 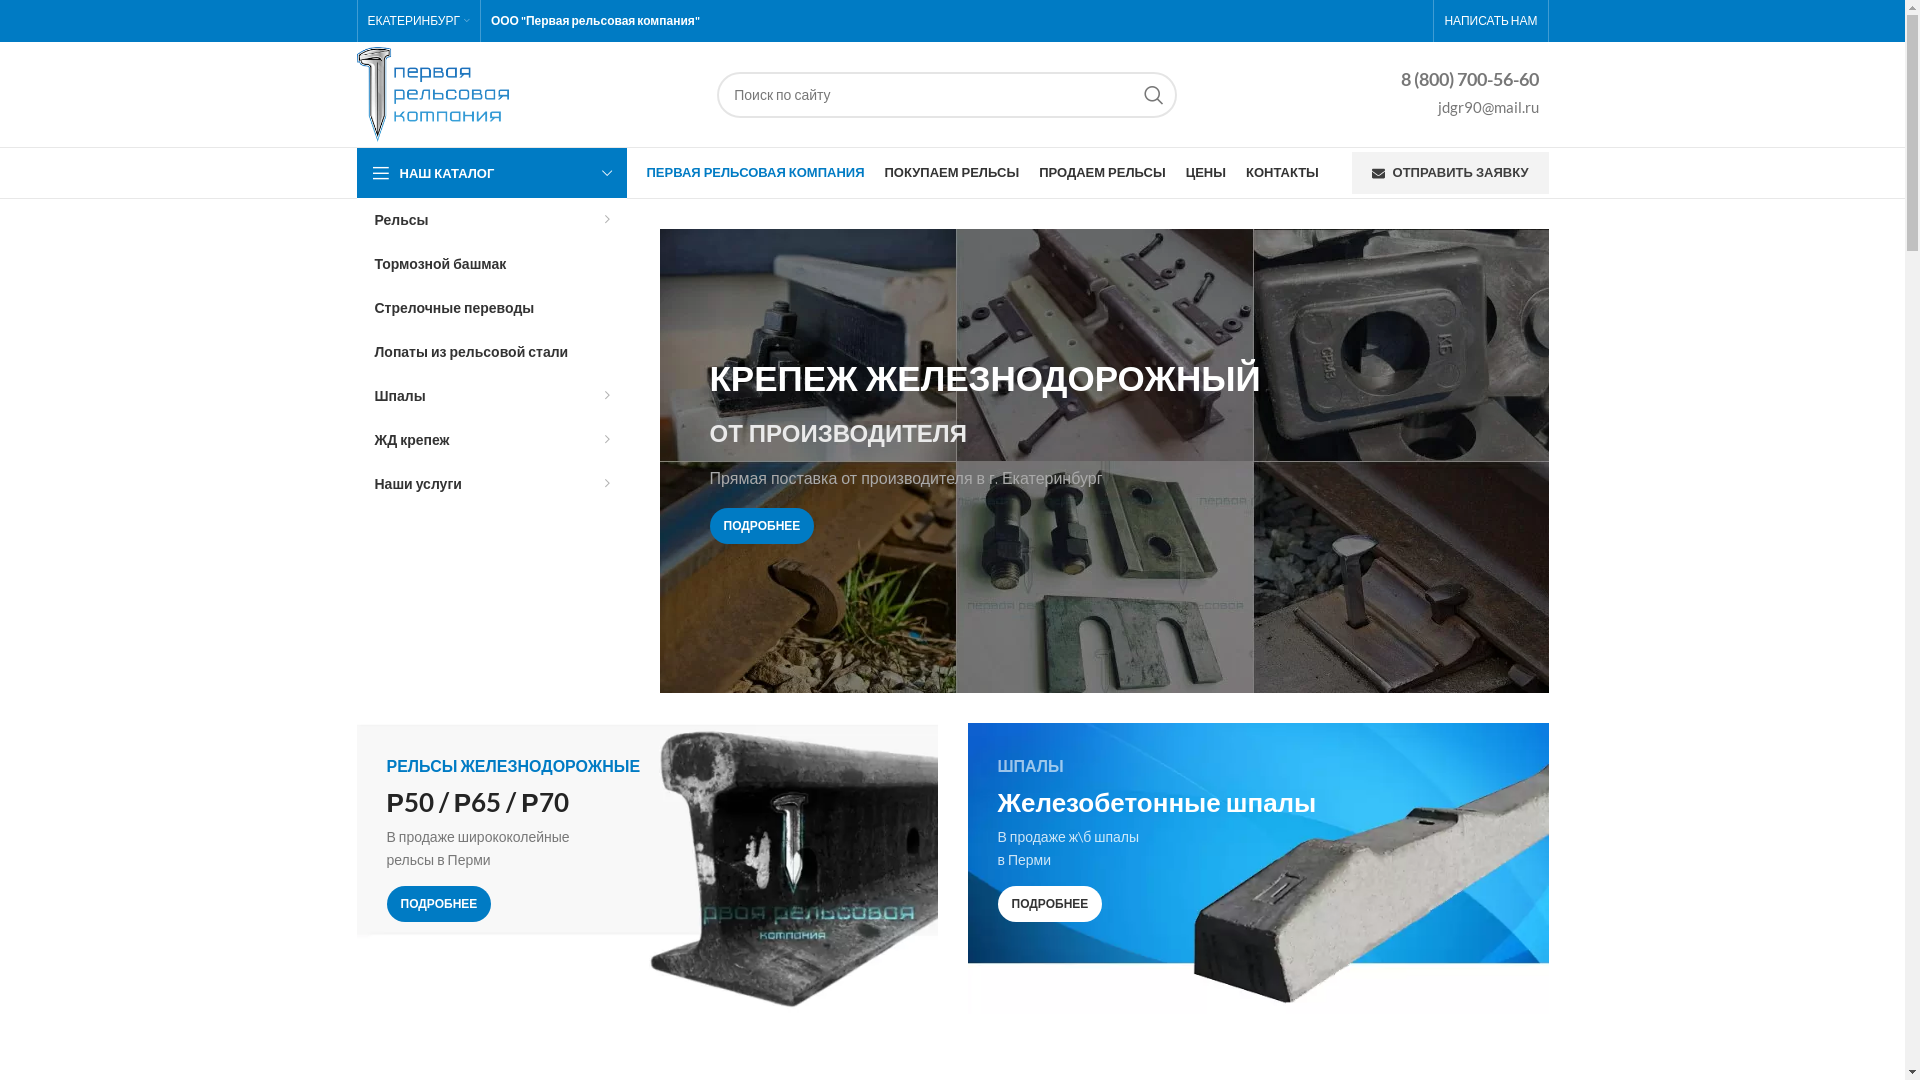 What do you see at coordinates (1468, 110) in the screenshot?
I see `'jdgr90@mail.ru'` at bounding box center [1468, 110].